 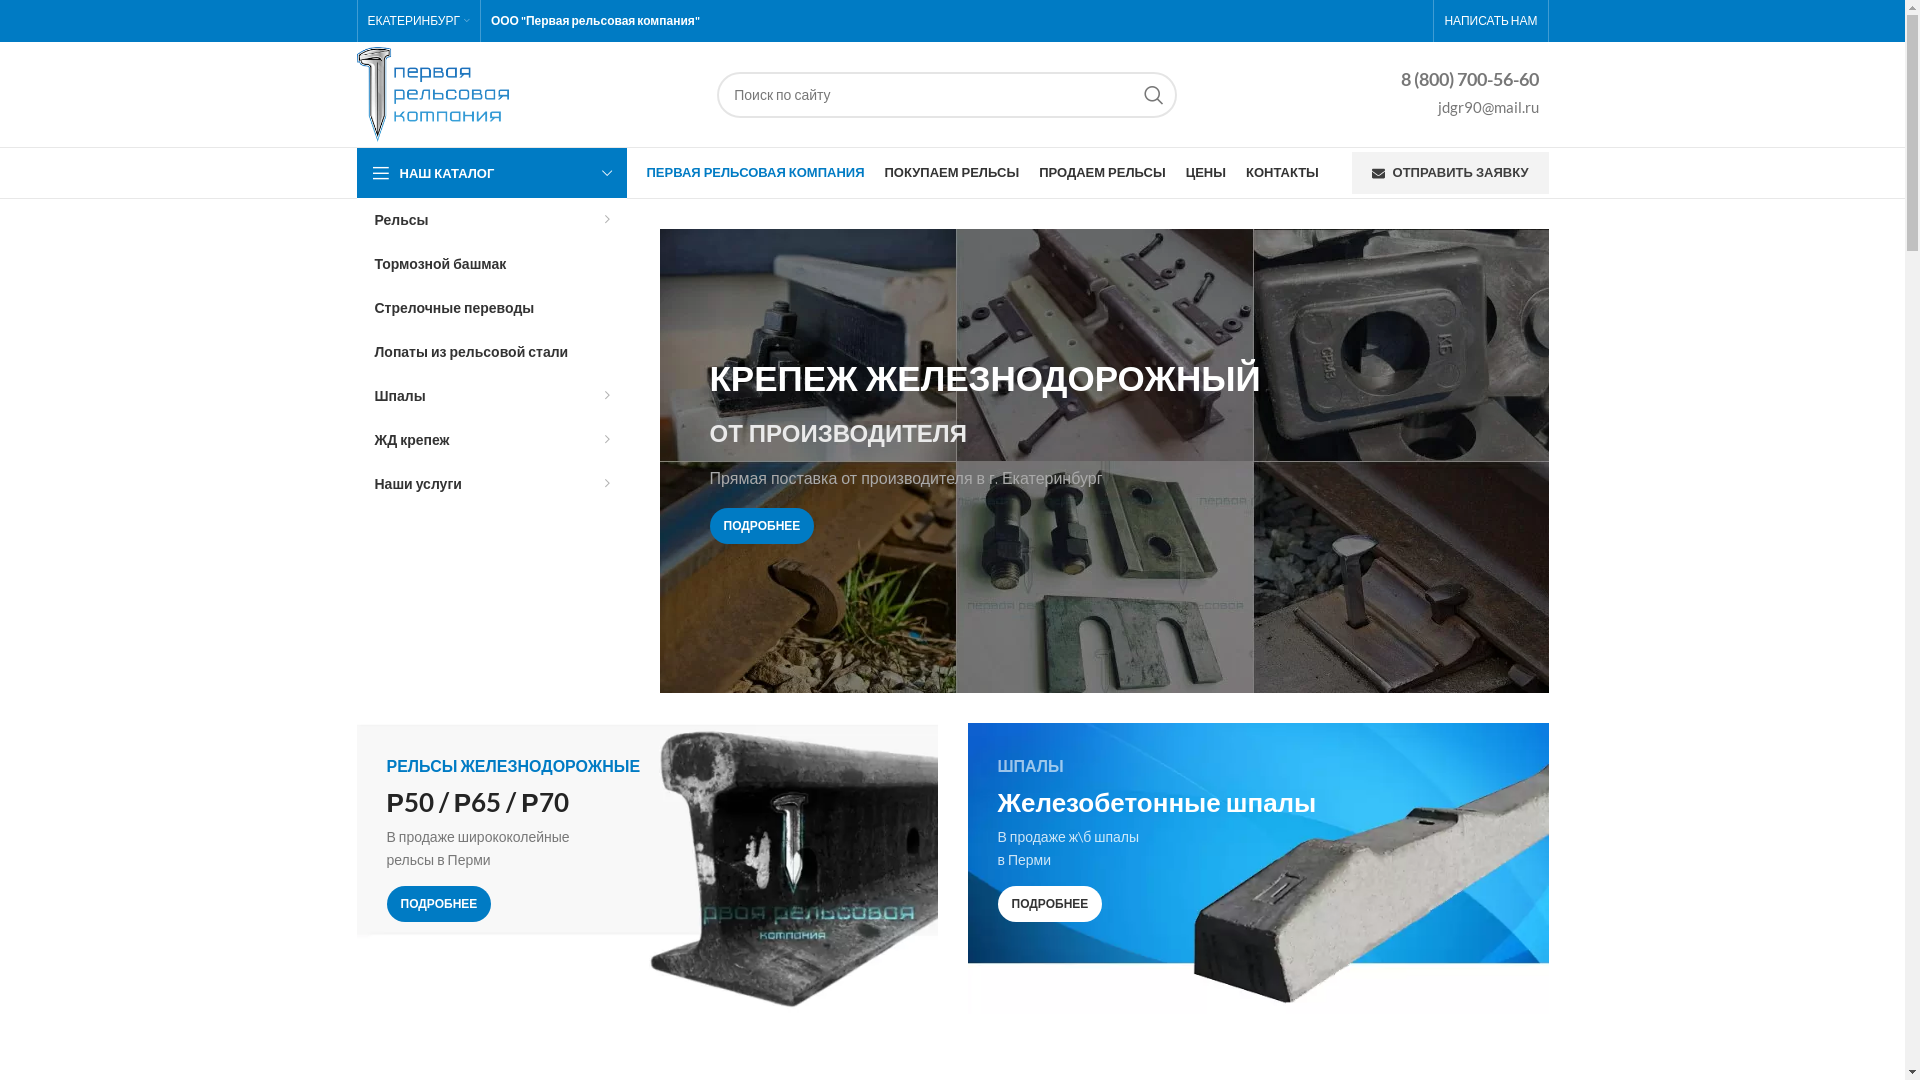 What do you see at coordinates (1468, 110) in the screenshot?
I see `'jdgr90@mail.ru'` at bounding box center [1468, 110].